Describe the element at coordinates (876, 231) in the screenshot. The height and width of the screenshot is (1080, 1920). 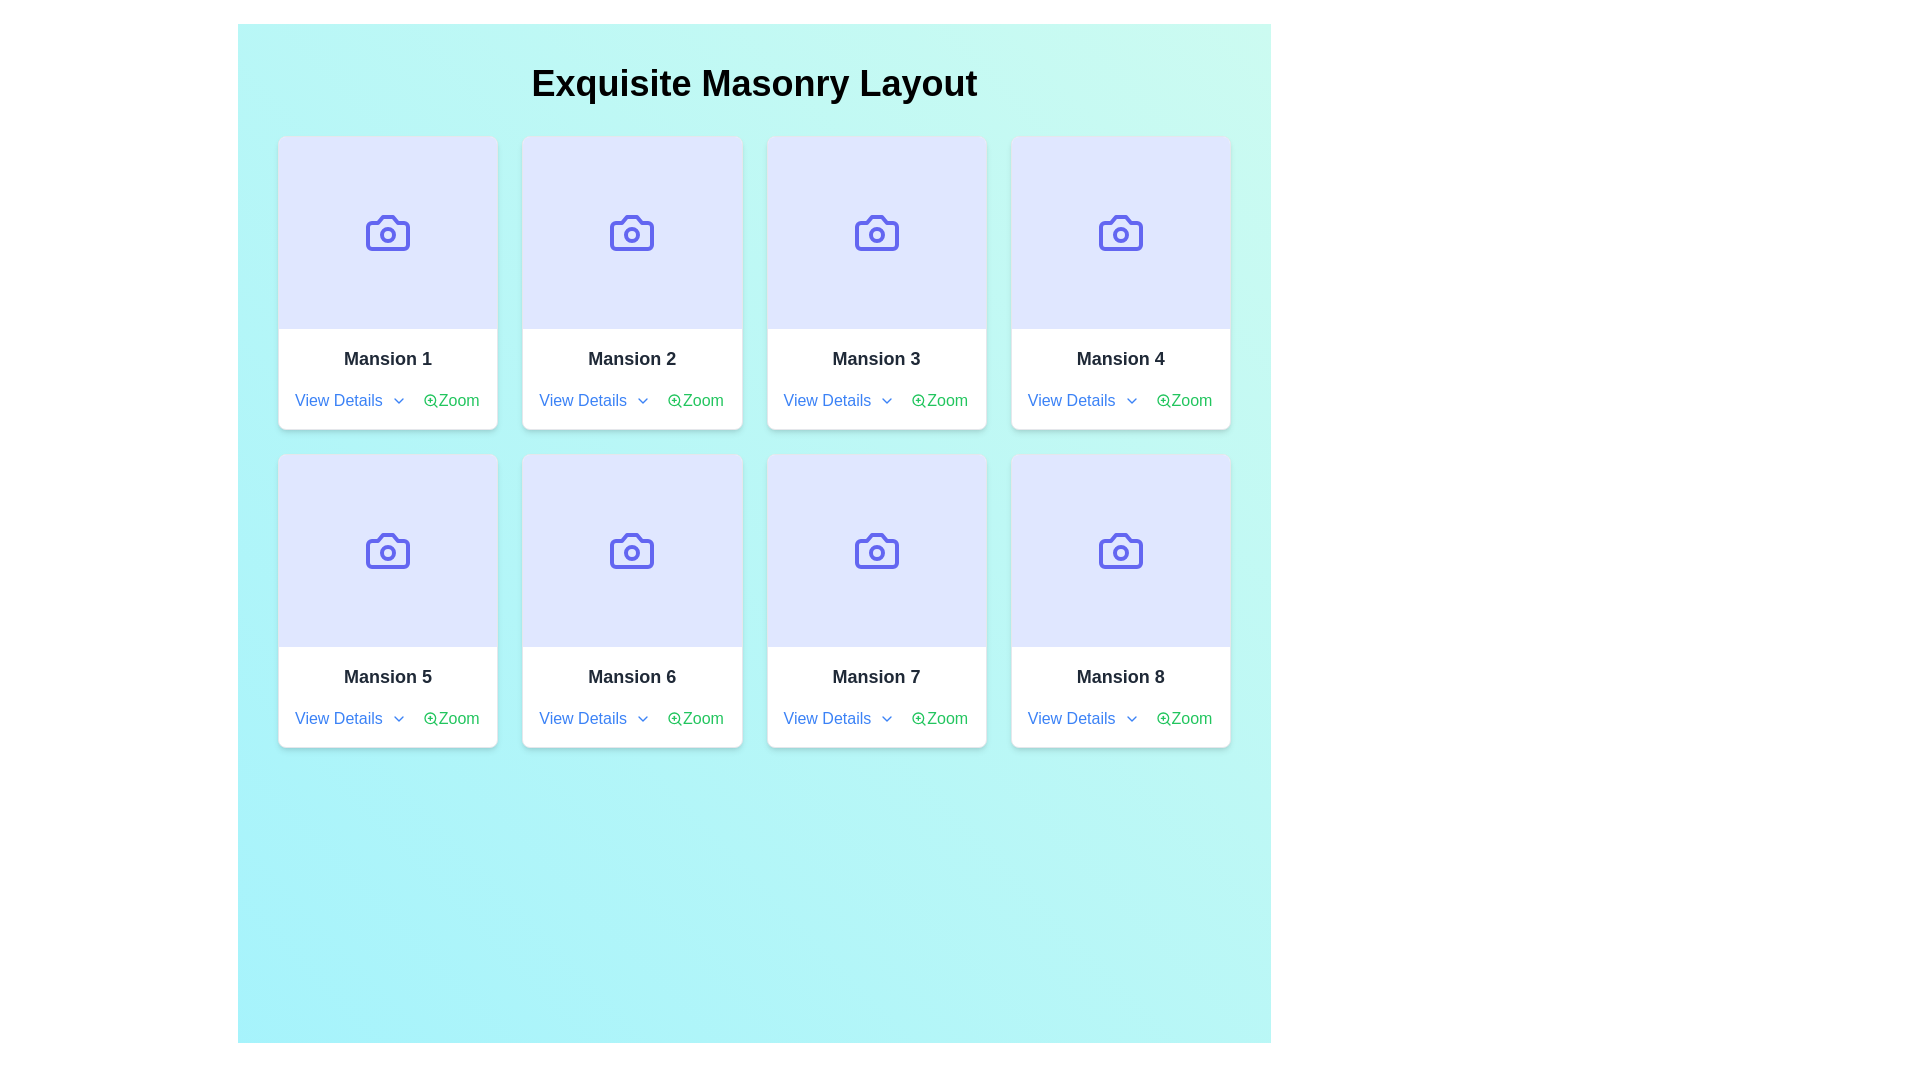
I see `the vibrant indigo camera icon with rounded edges located in the middle section of the third card under 'Exquisite Masonry Layout'` at that location.